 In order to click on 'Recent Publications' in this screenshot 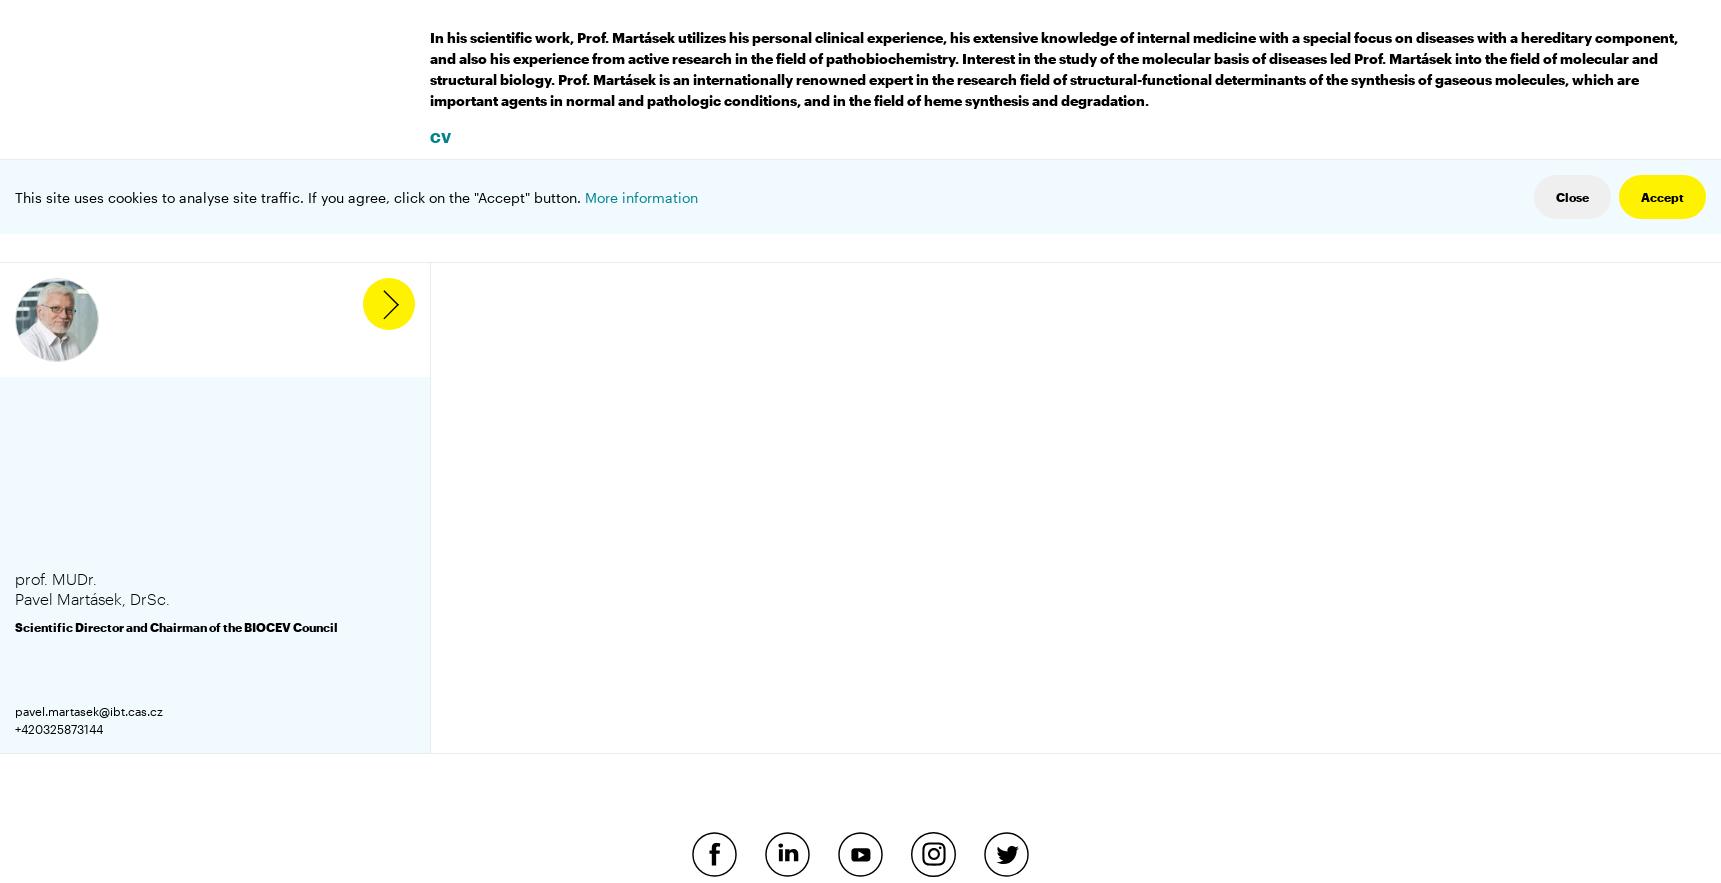, I will do `click(498, 172)`.